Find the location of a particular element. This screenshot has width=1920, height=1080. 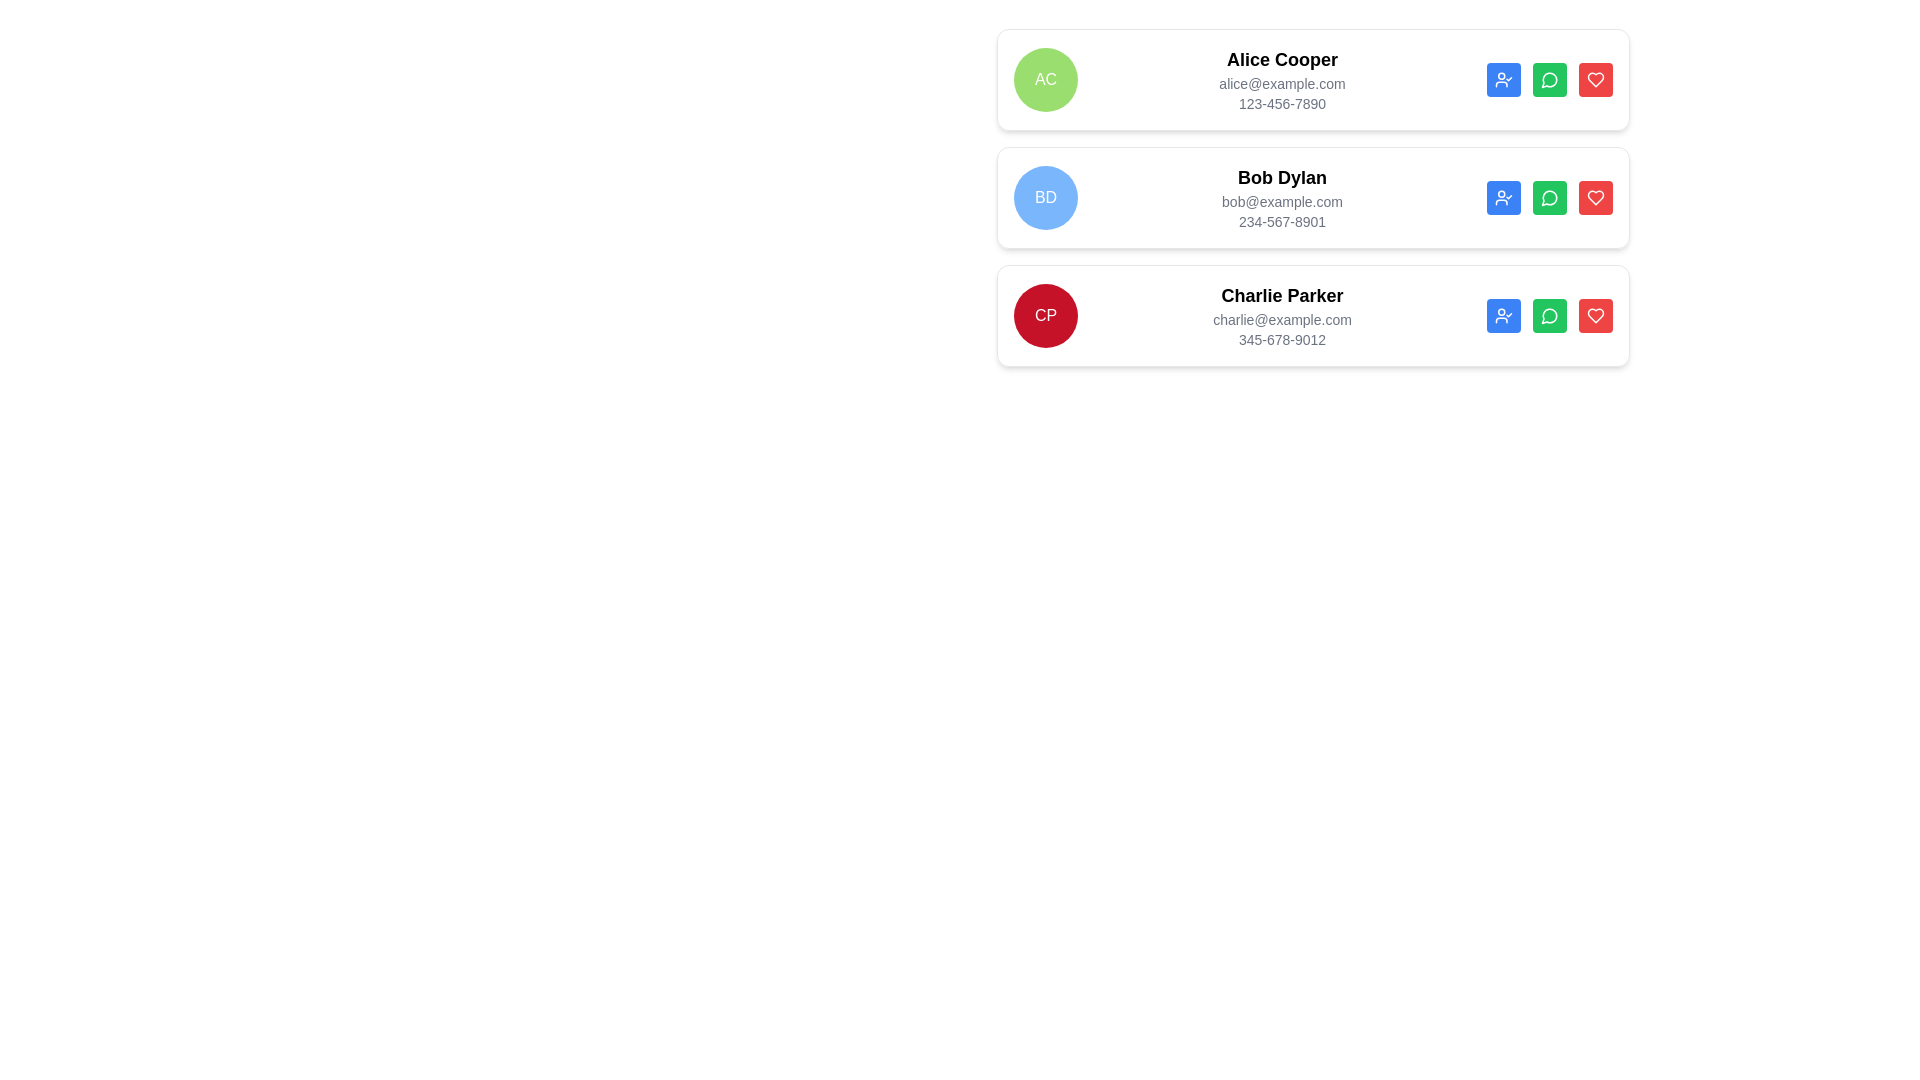

the SVG icon of a speech bubble within the green circular button for 'Alice Cooper' is located at coordinates (1549, 79).